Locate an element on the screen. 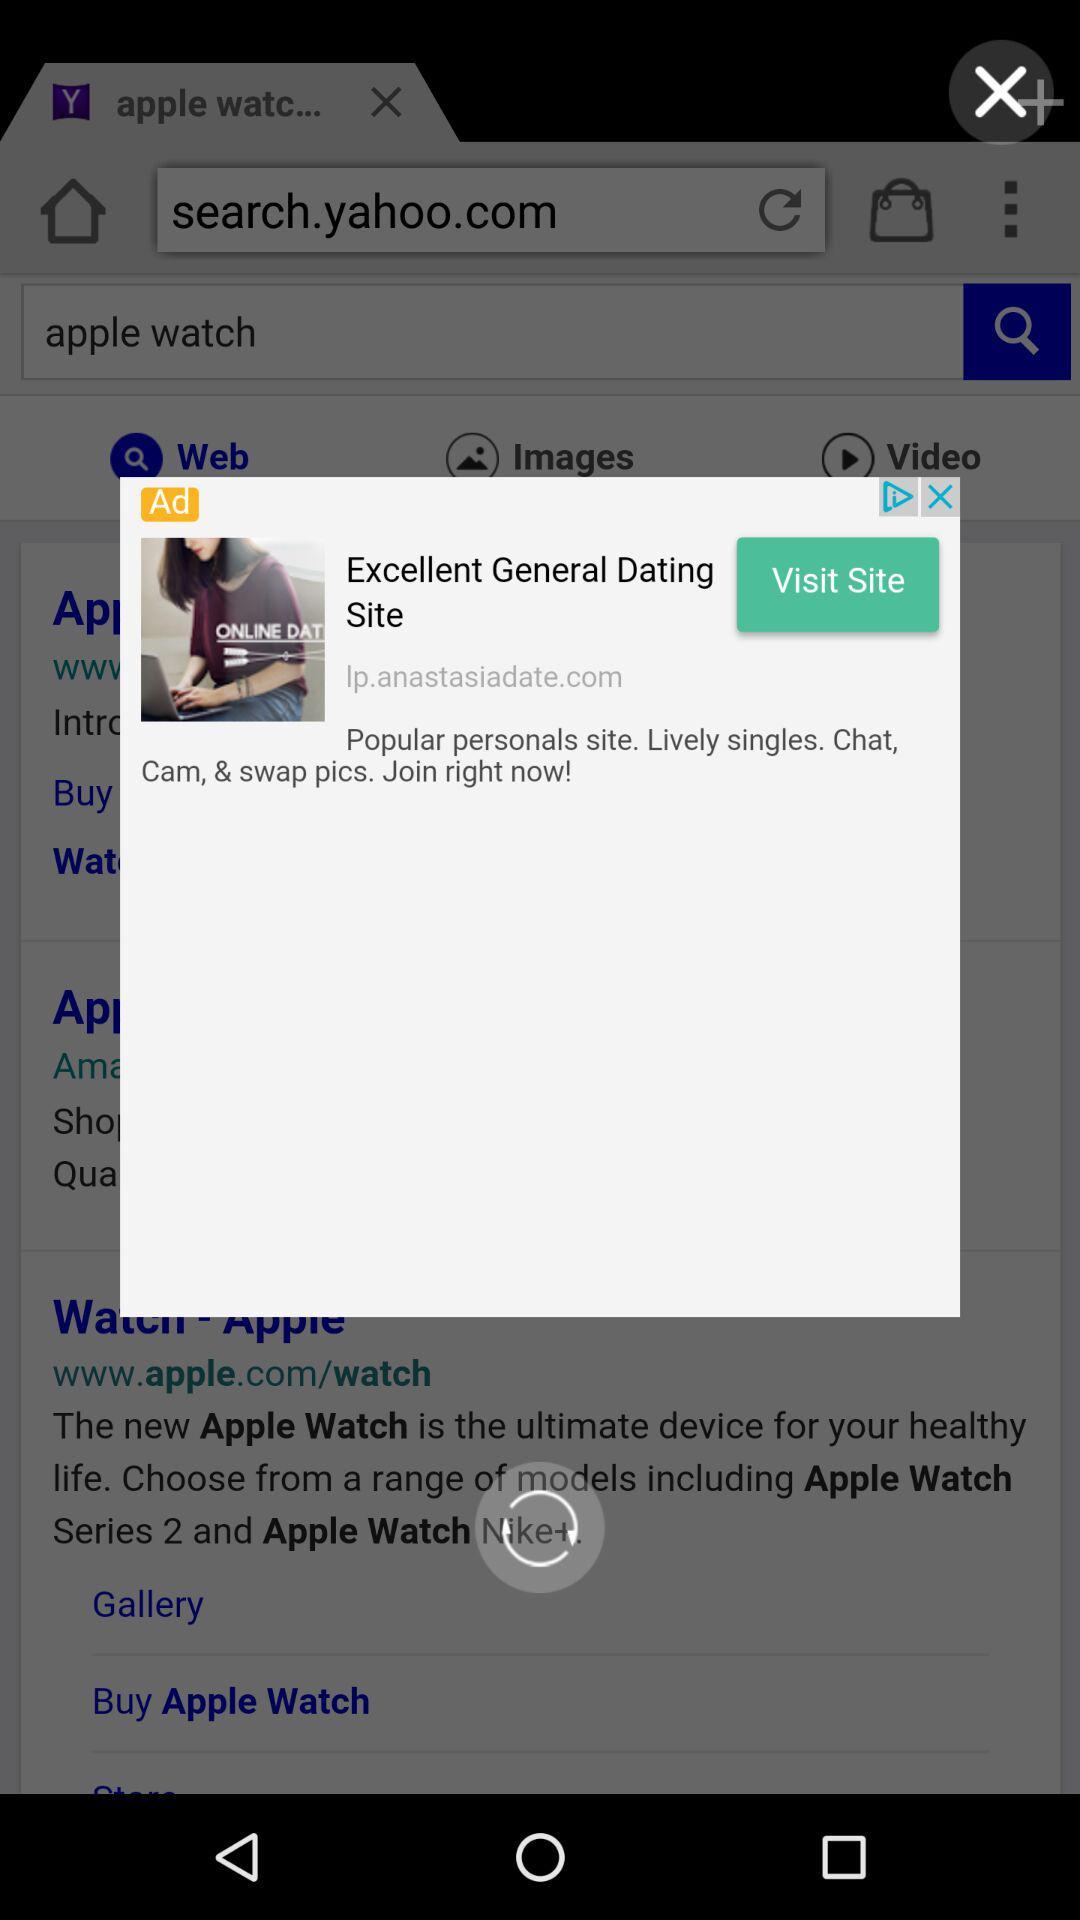  4g internet browser fast is located at coordinates (1001, 91).